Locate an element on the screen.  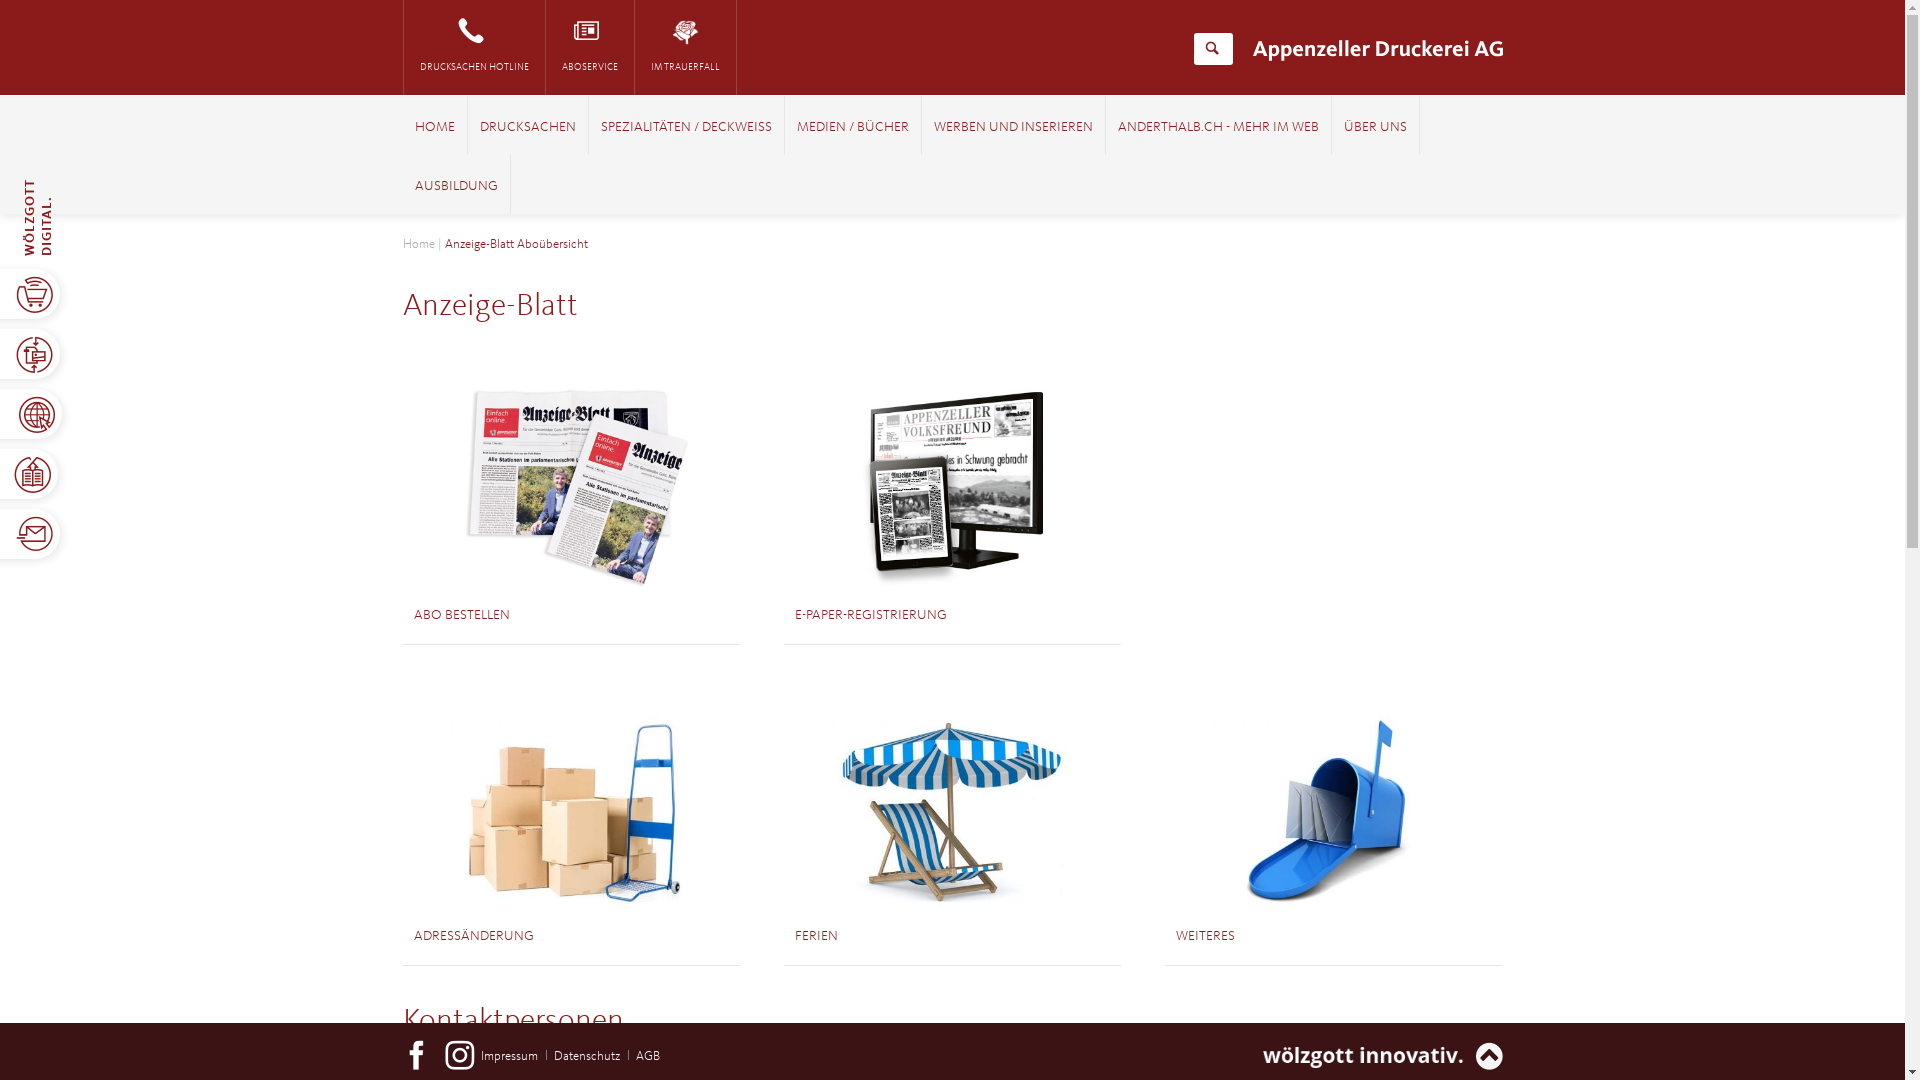
'Impressum' is located at coordinates (509, 1055).